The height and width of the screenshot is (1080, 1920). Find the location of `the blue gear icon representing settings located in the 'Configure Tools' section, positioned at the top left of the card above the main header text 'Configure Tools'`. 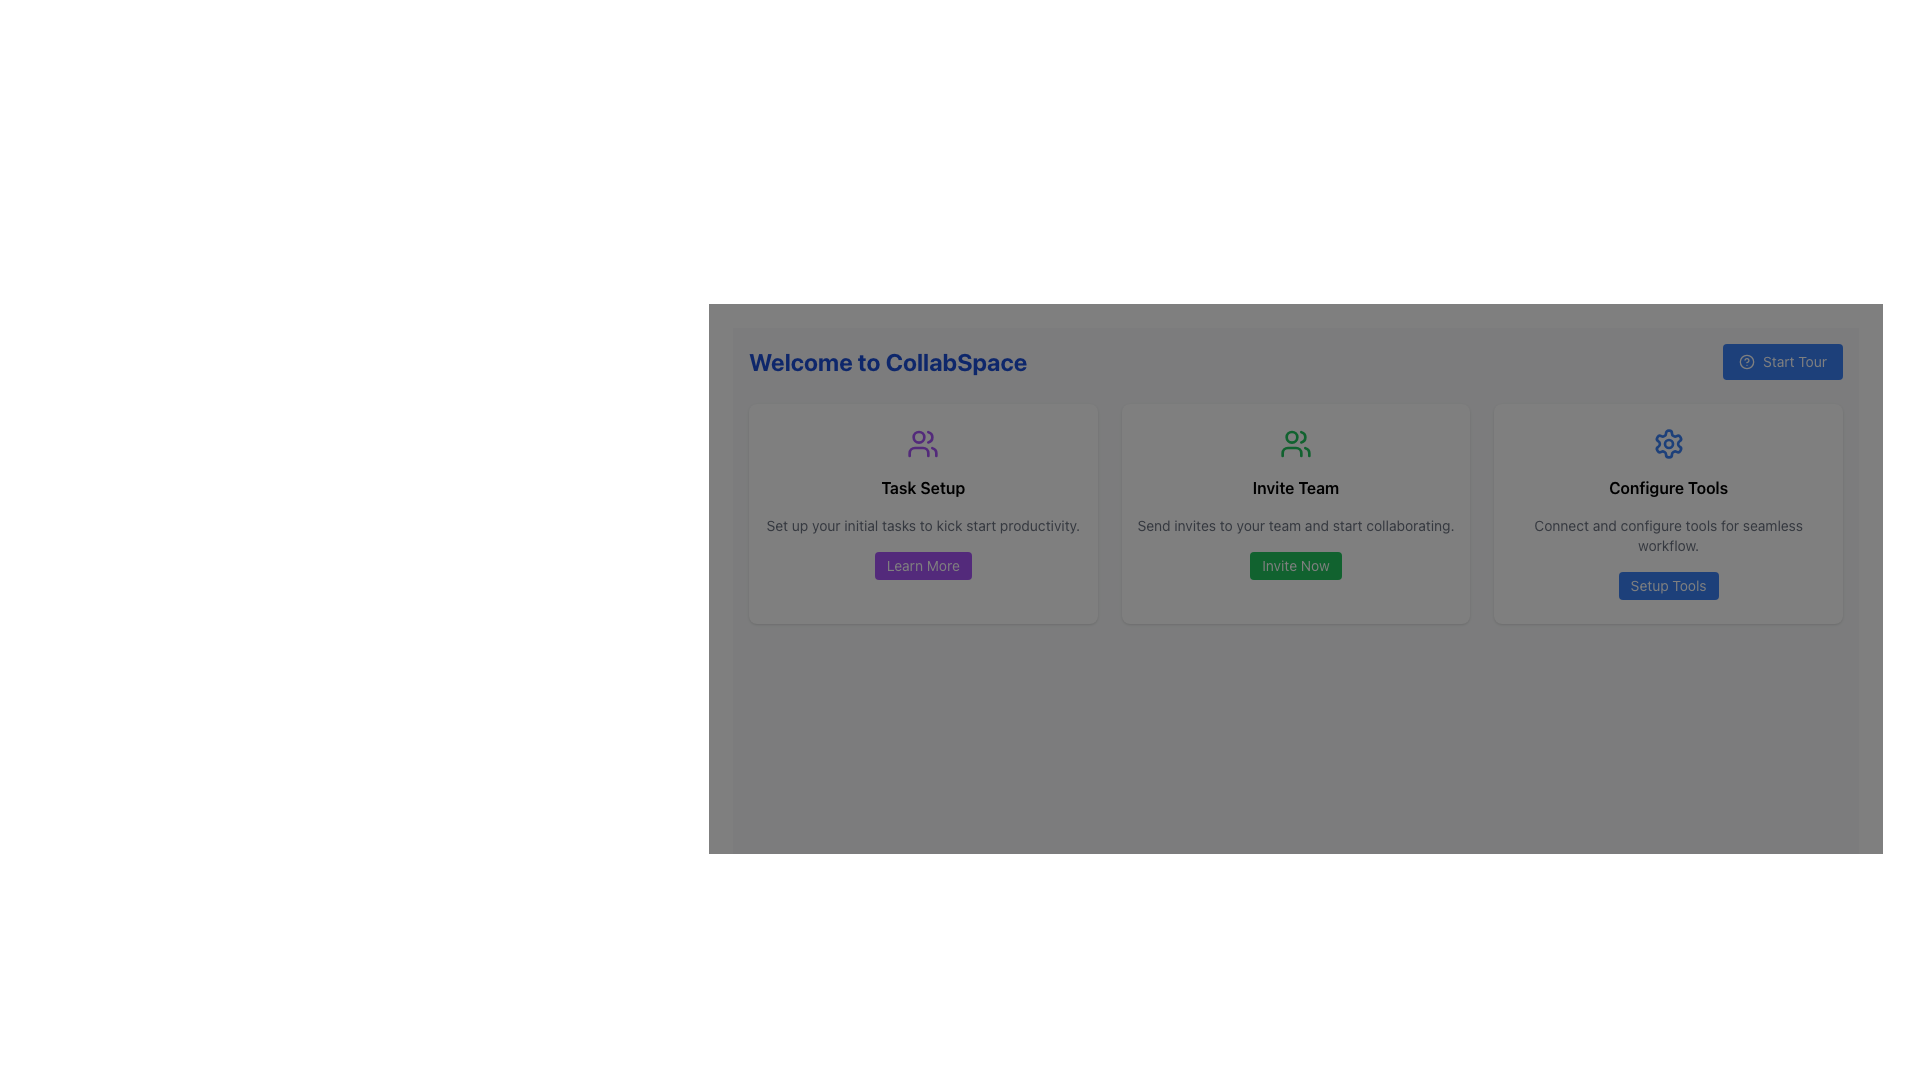

the blue gear icon representing settings located in the 'Configure Tools' section, positioned at the top left of the card above the main header text 'Configure Tools' is located at coordinates (1668, 442).